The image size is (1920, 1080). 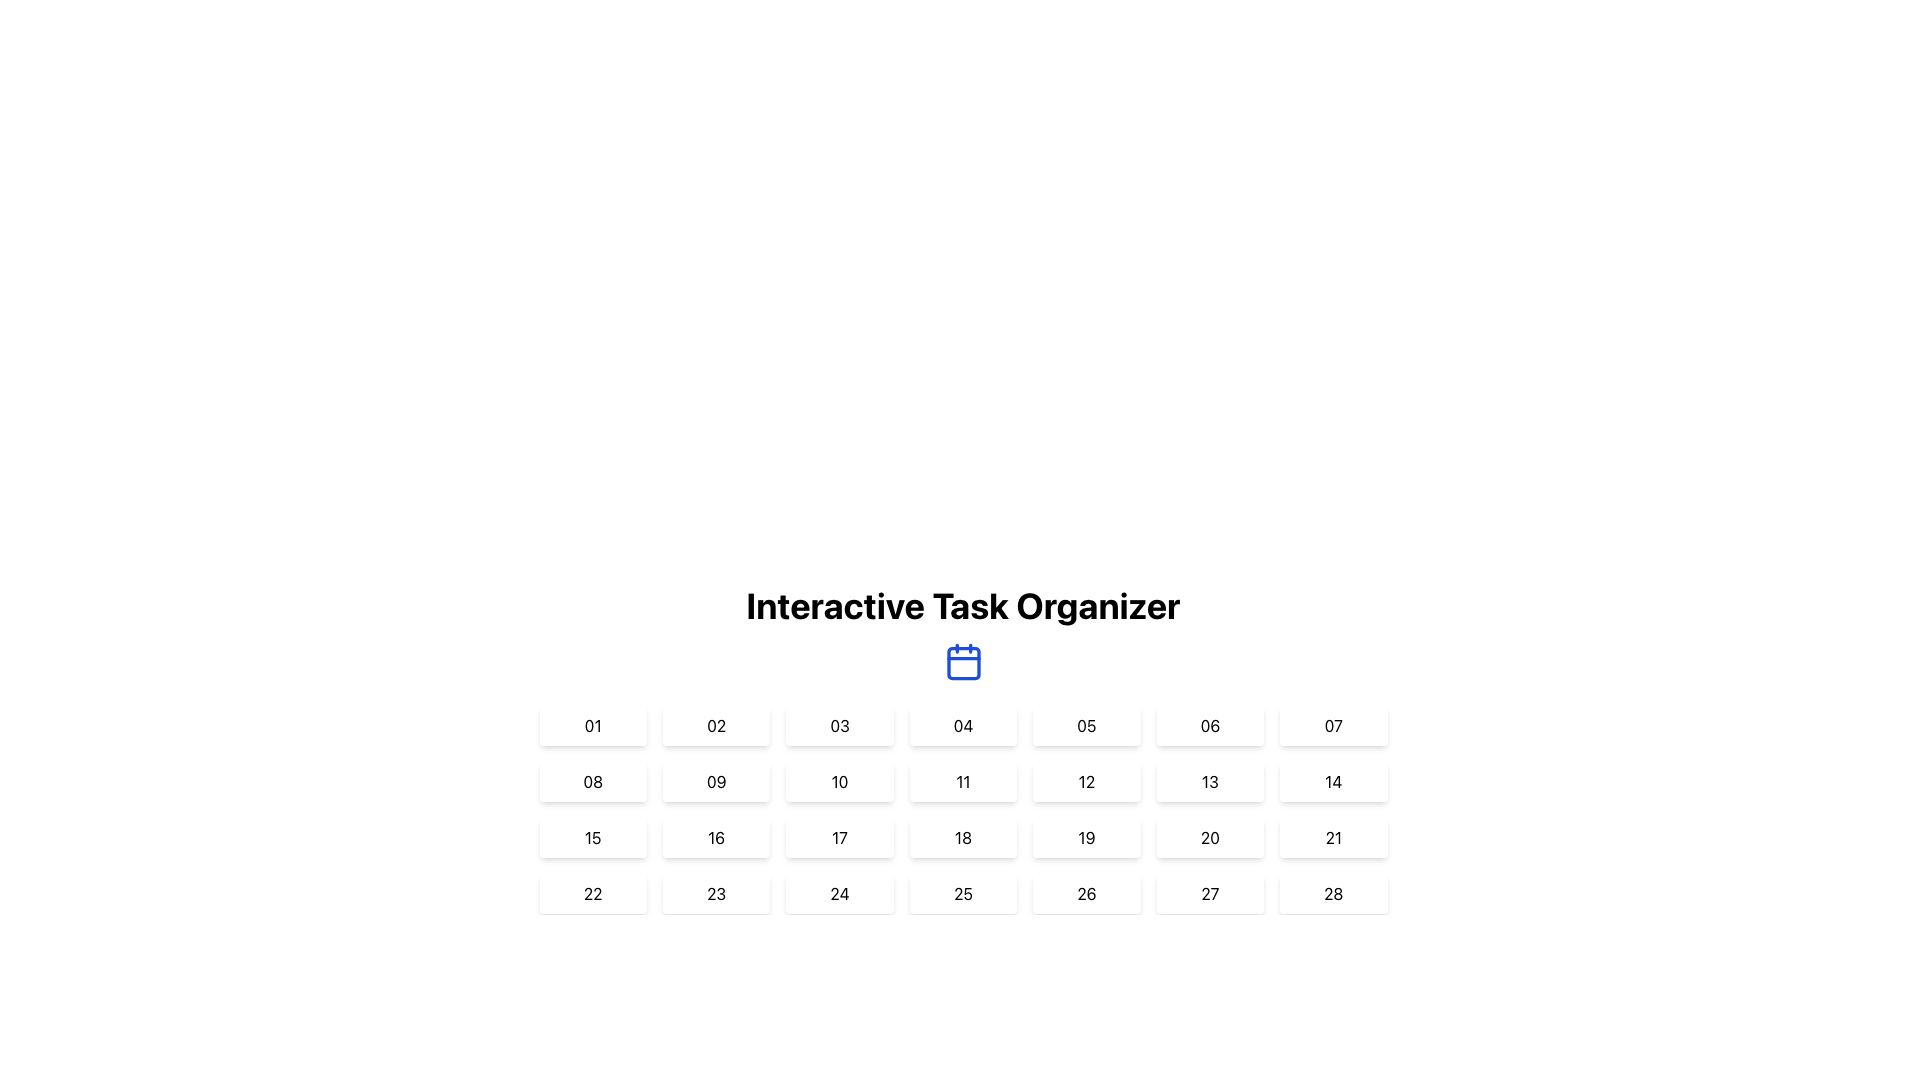 What do you see at coordinates (1085, 781) in the screenshot?
I see `the button displaying the number '12'` at bounding box center [1085, 781].